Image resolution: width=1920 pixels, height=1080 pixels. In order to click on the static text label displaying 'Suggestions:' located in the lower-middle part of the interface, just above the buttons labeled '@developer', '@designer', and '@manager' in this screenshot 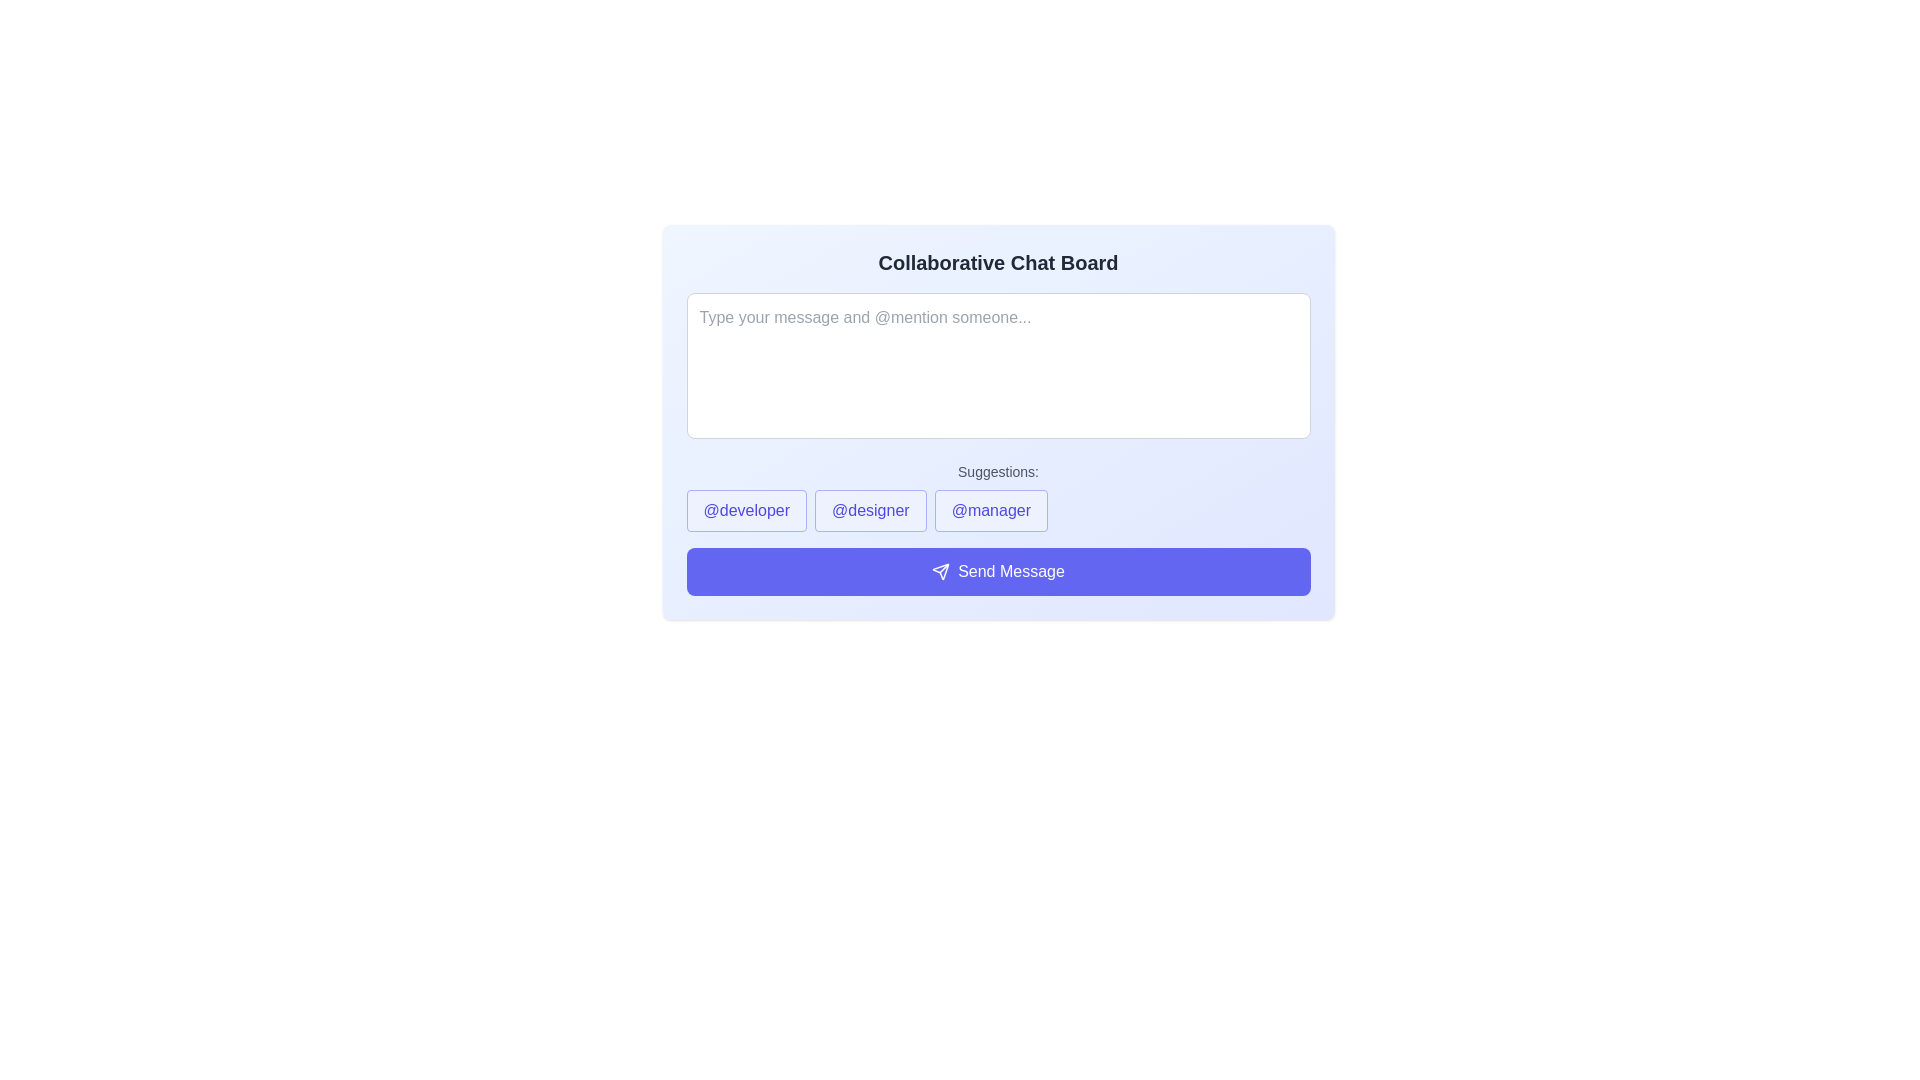, I will do `click(998, 471)`.